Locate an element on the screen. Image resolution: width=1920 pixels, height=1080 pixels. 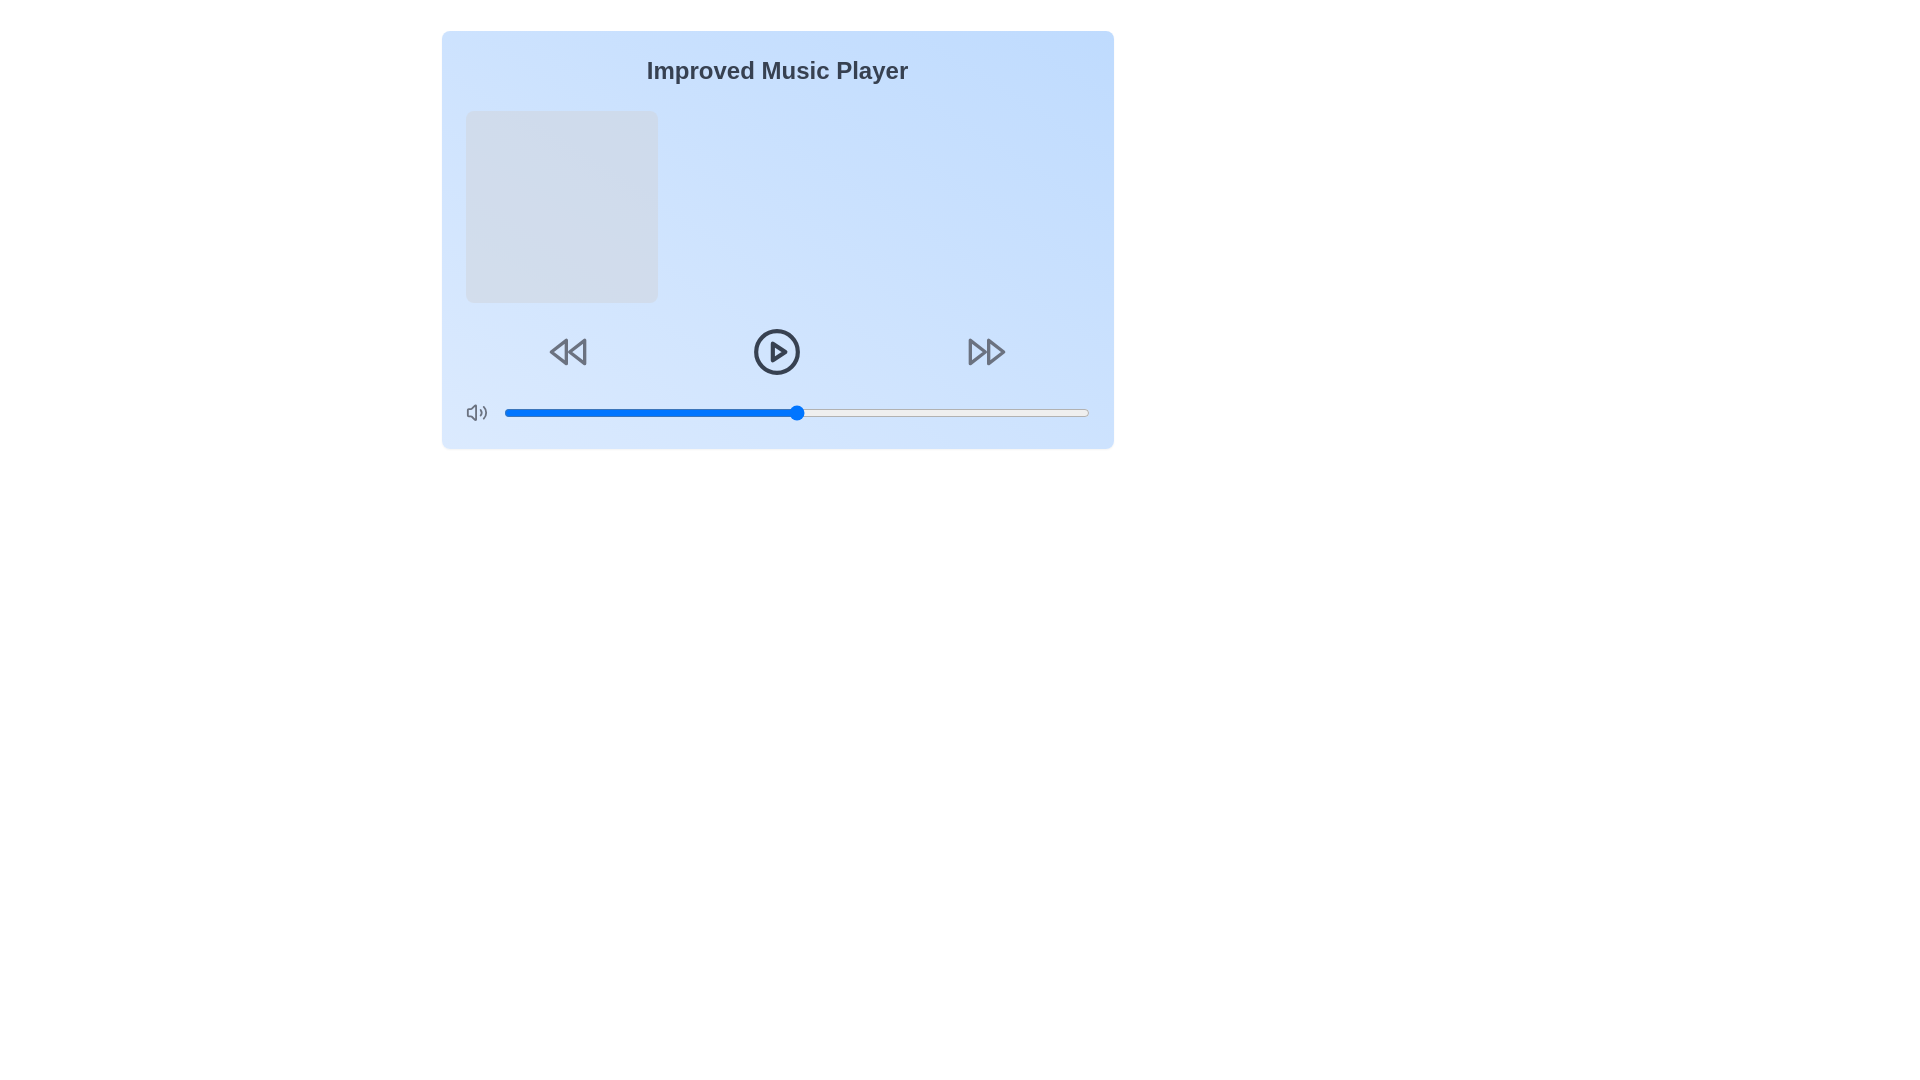
the 'Play' button located in the music player interface, positioned centrally below the title 'Improved Music Player' and between the 'previous track' and 'next track' buttons is located at coordinates (776, 350).